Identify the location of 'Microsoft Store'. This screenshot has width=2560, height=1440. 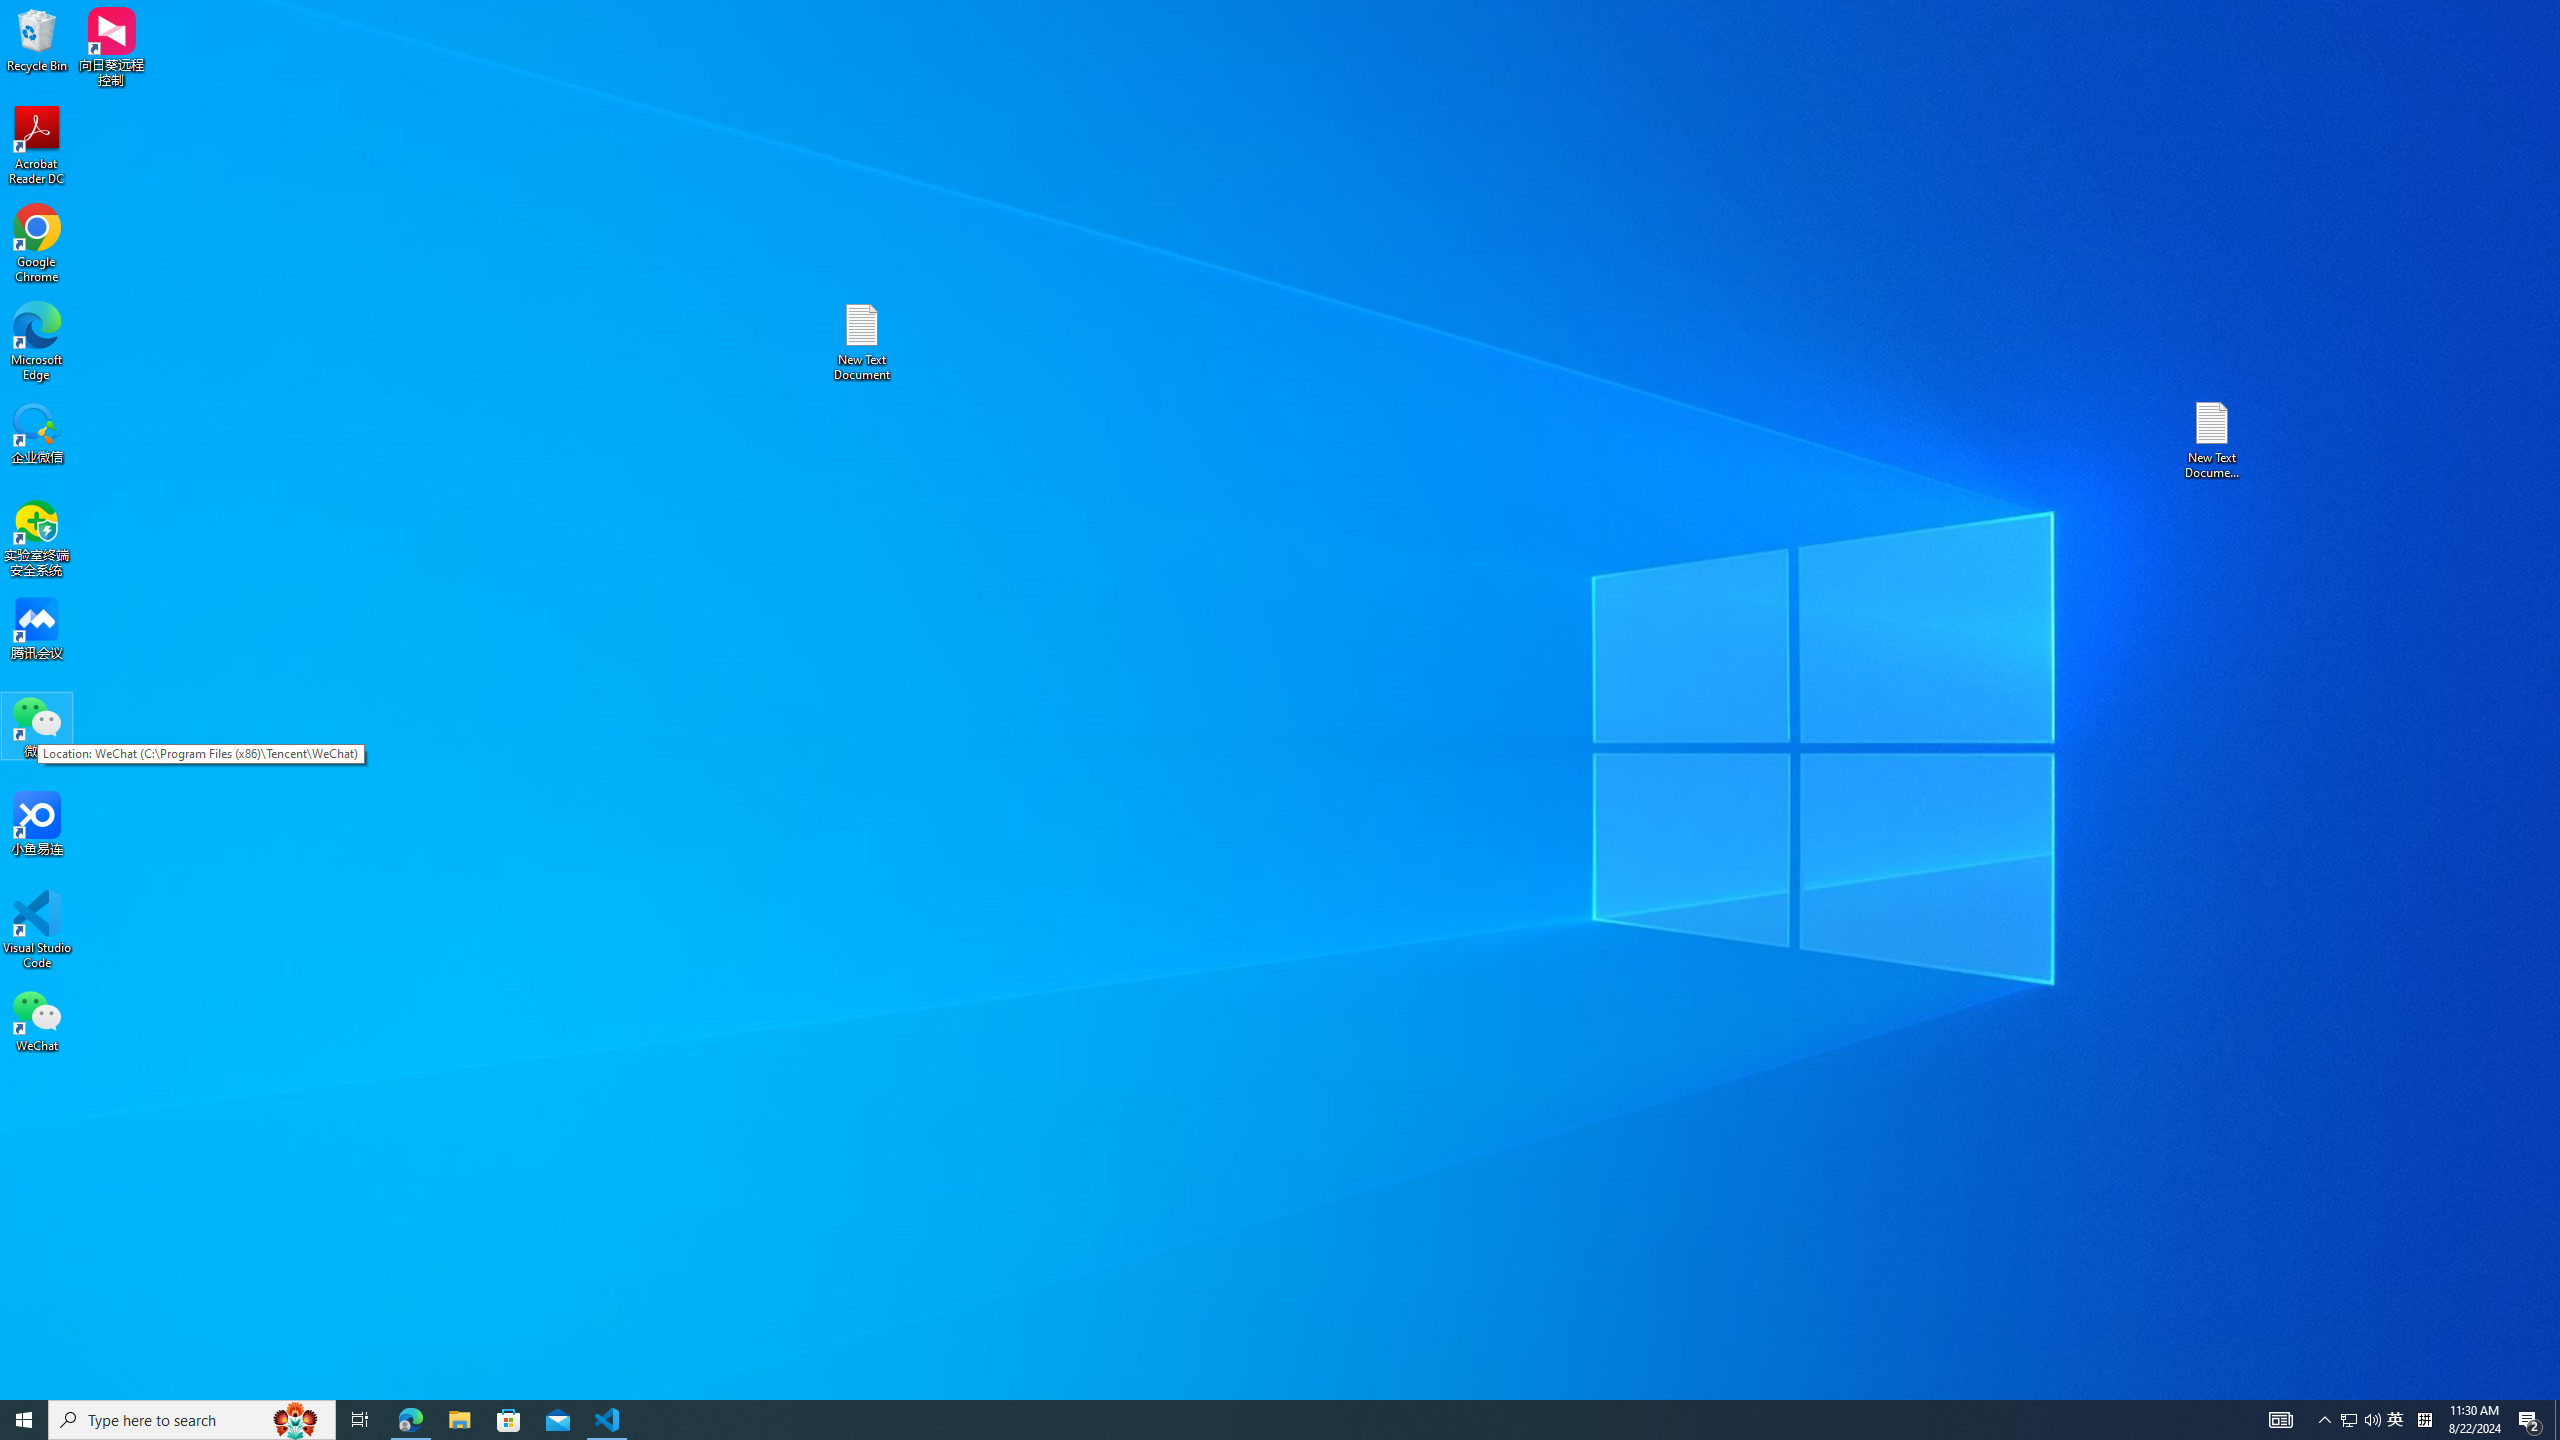
(509, 1418).